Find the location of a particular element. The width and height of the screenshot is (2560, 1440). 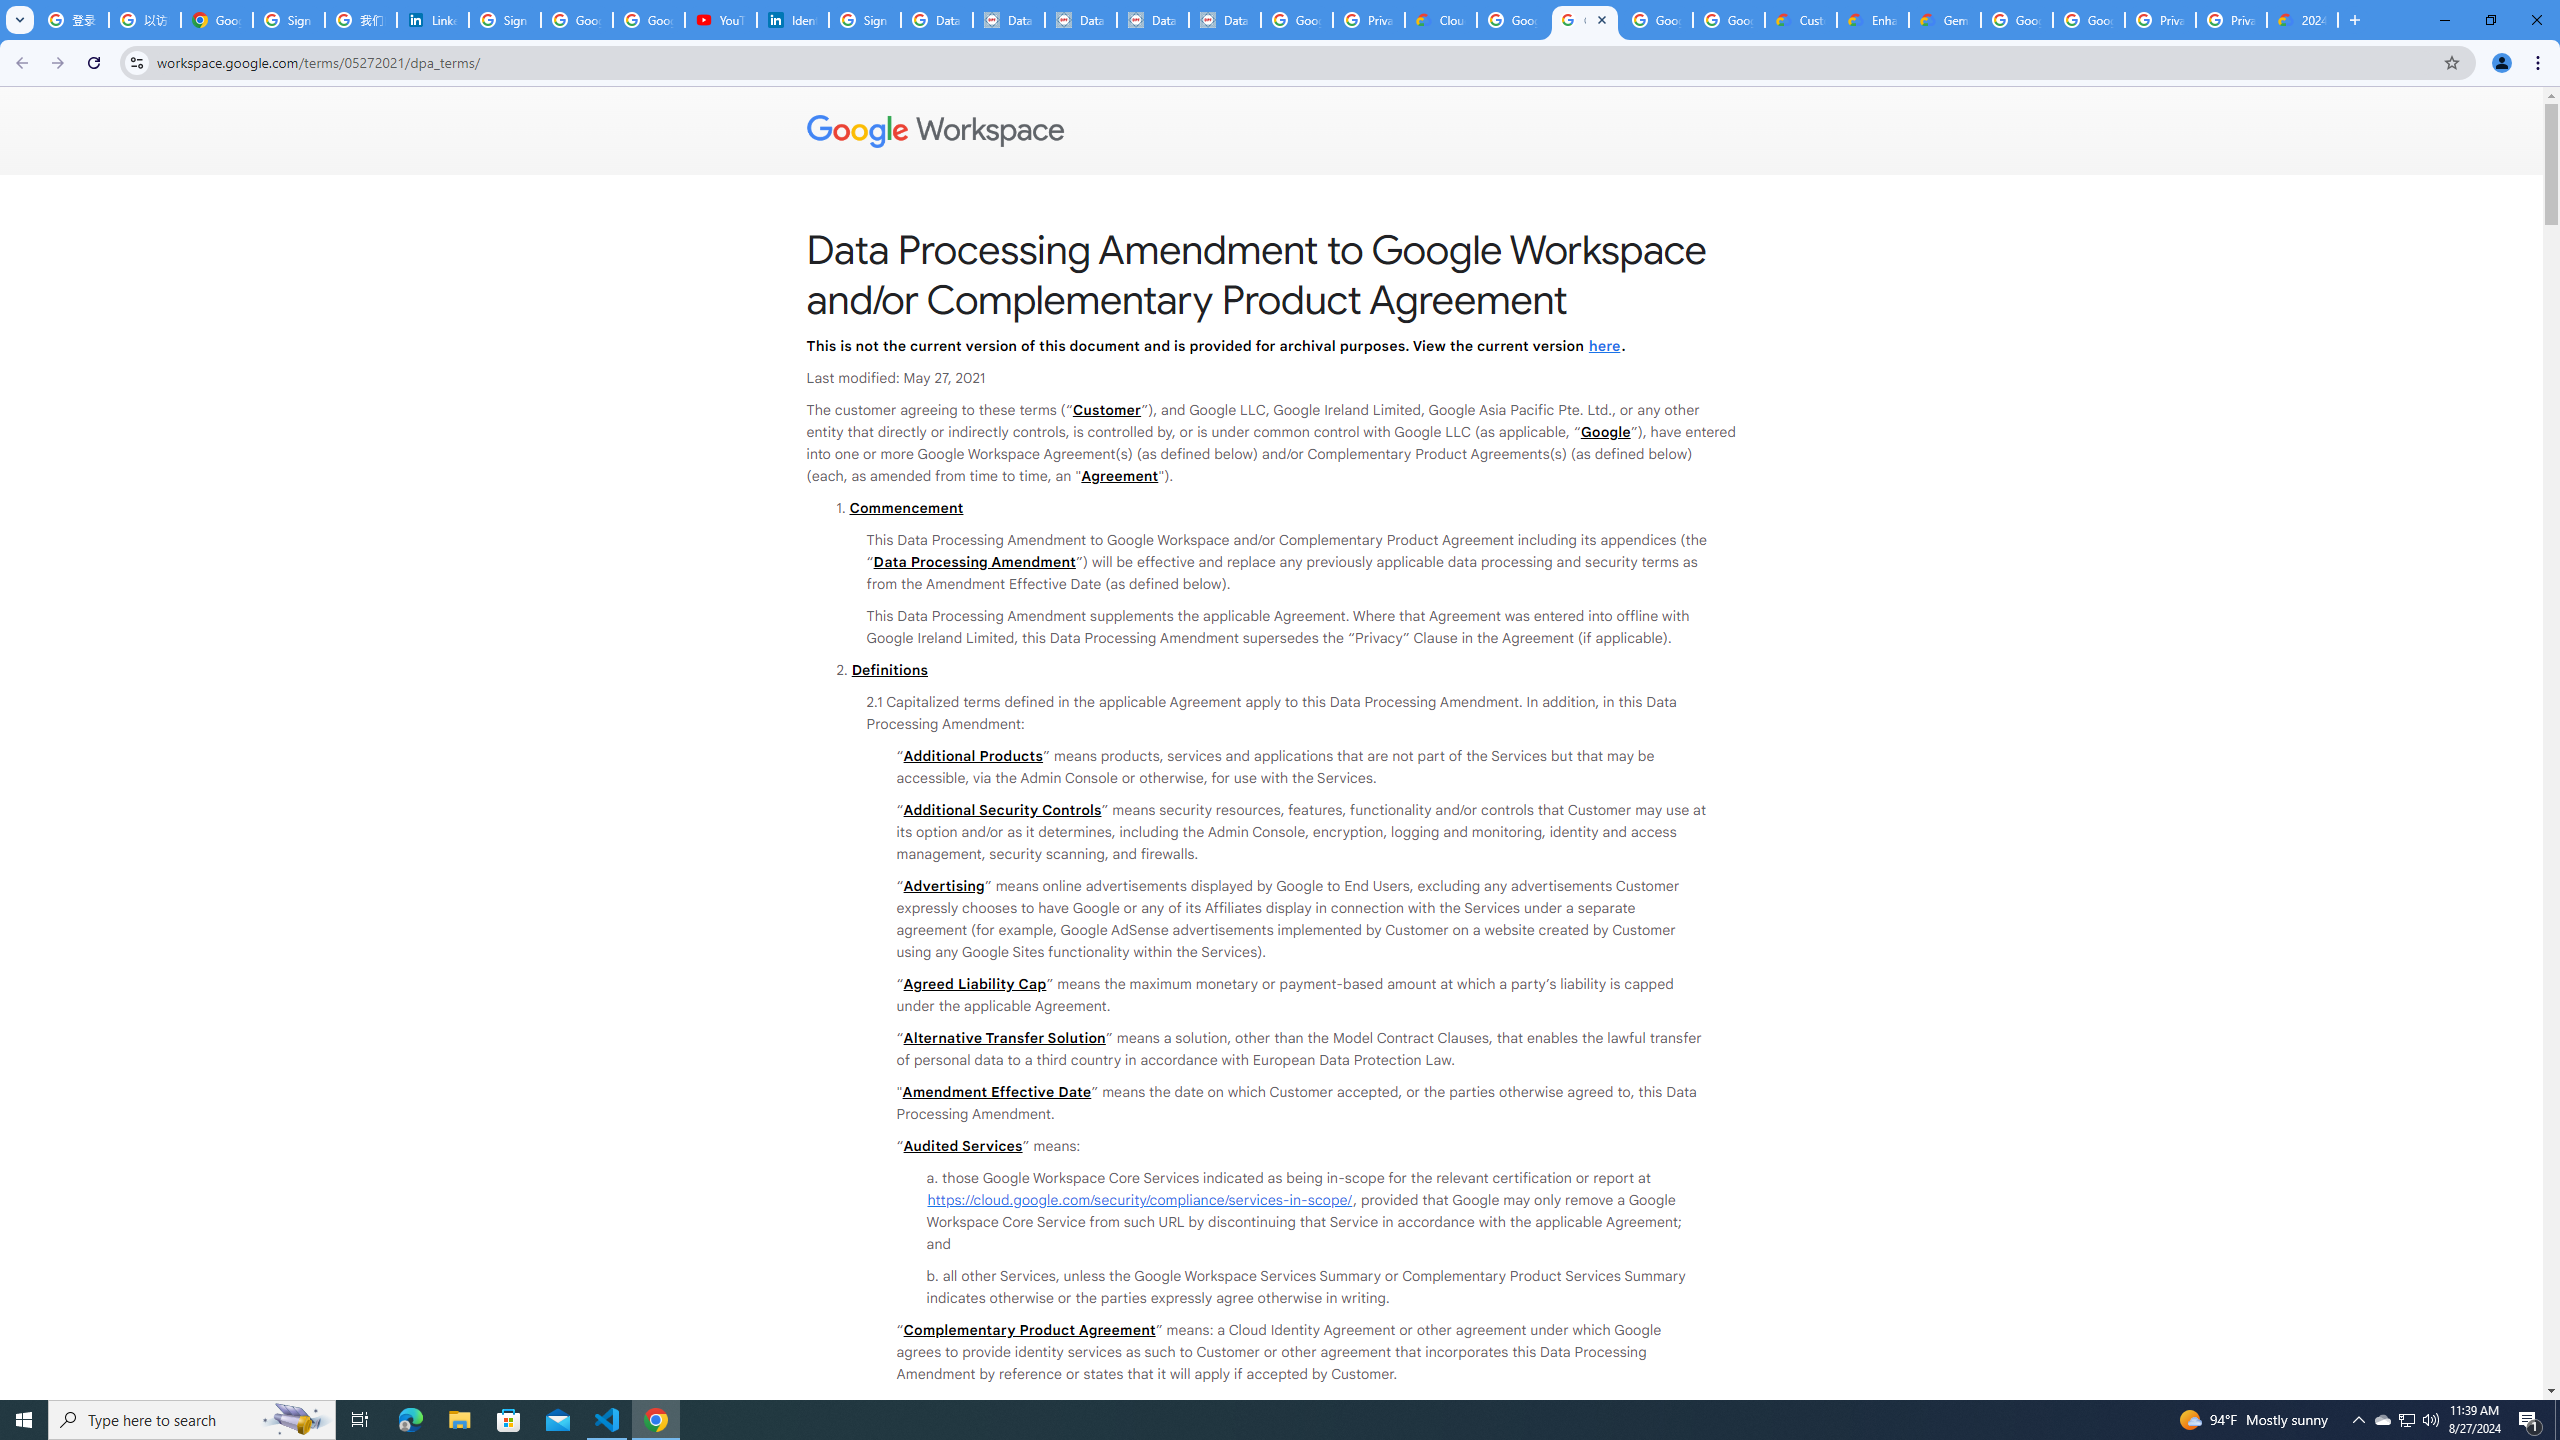

'Sign in - Google Accounts' is located at coordinates (288, 19).